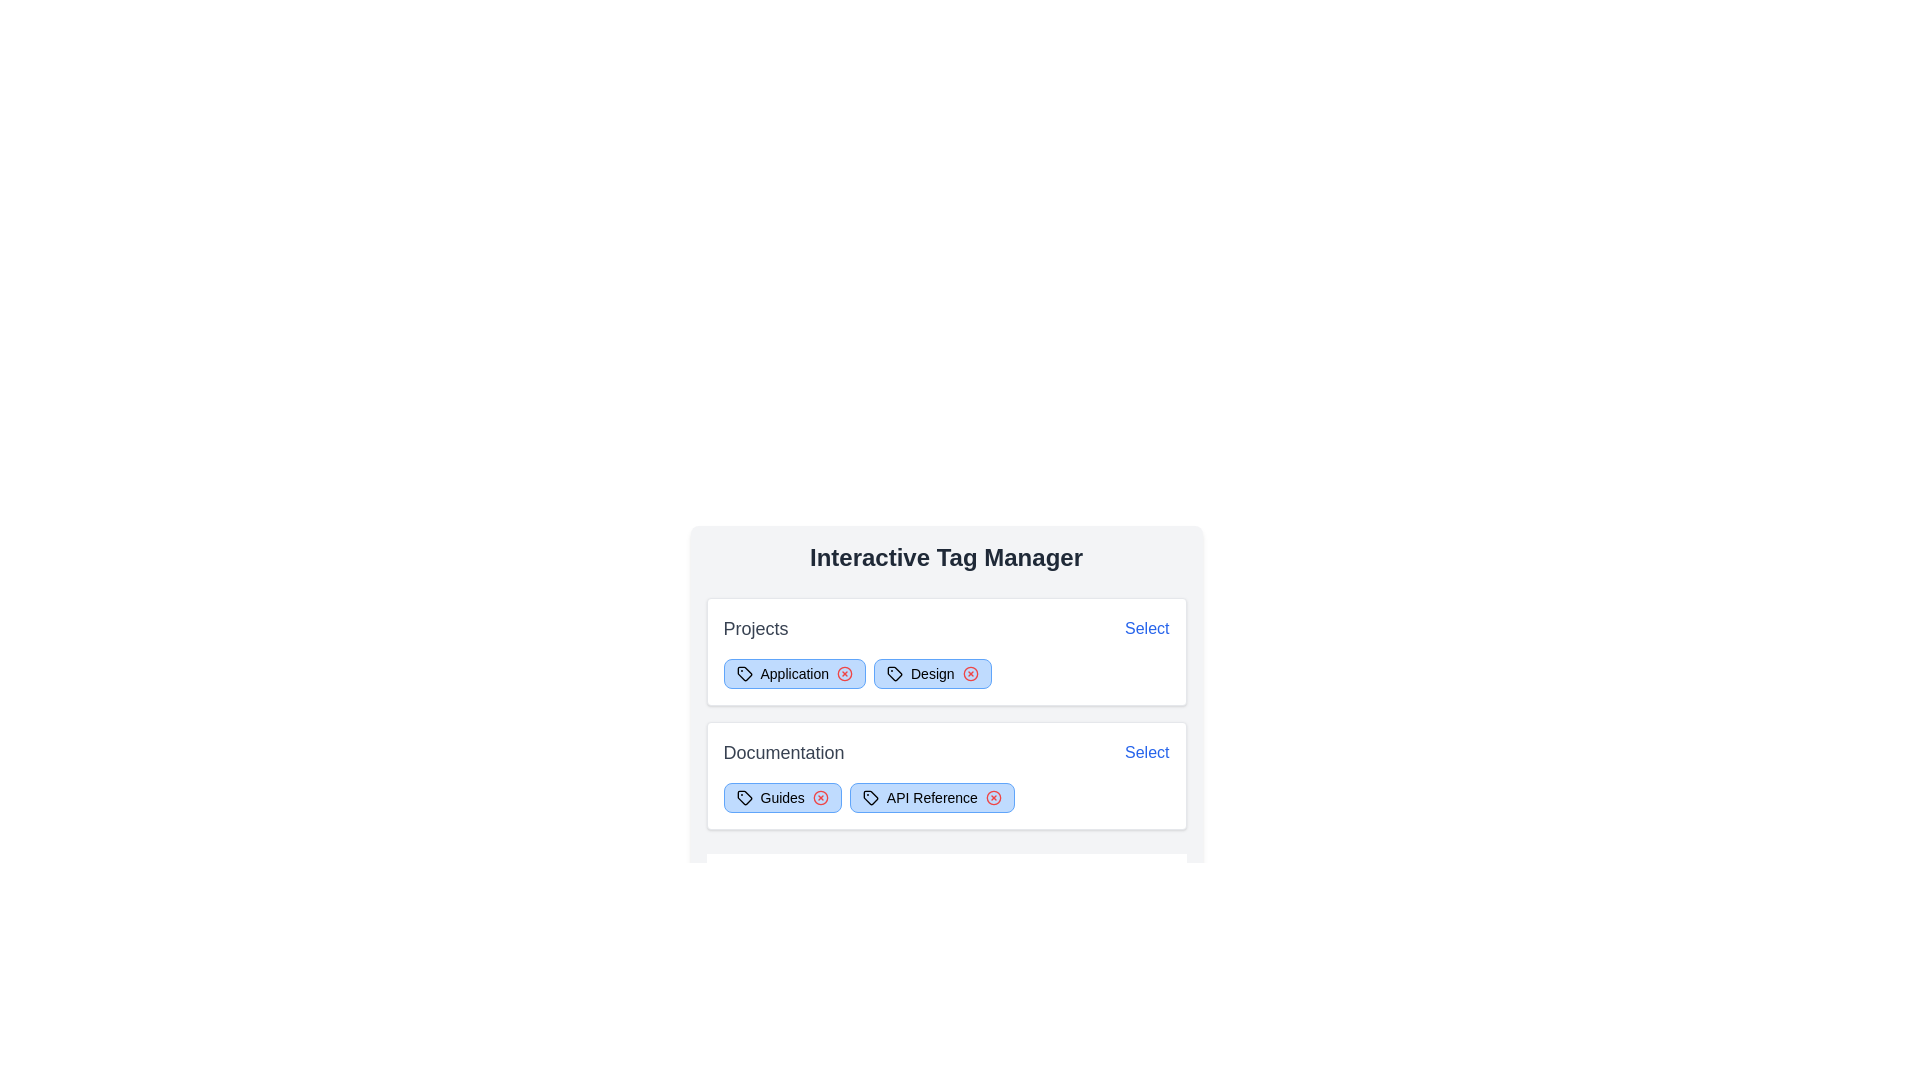 Image resolution: width=1920 pixels, height=1080 pixels. Describe the element at coordinates (844, 674) in the screenshot. I see `the circular icon with an outlined circle and 'x' shape, which is located at the end of the 'Application' tag in the 'Projects' section` at that location.